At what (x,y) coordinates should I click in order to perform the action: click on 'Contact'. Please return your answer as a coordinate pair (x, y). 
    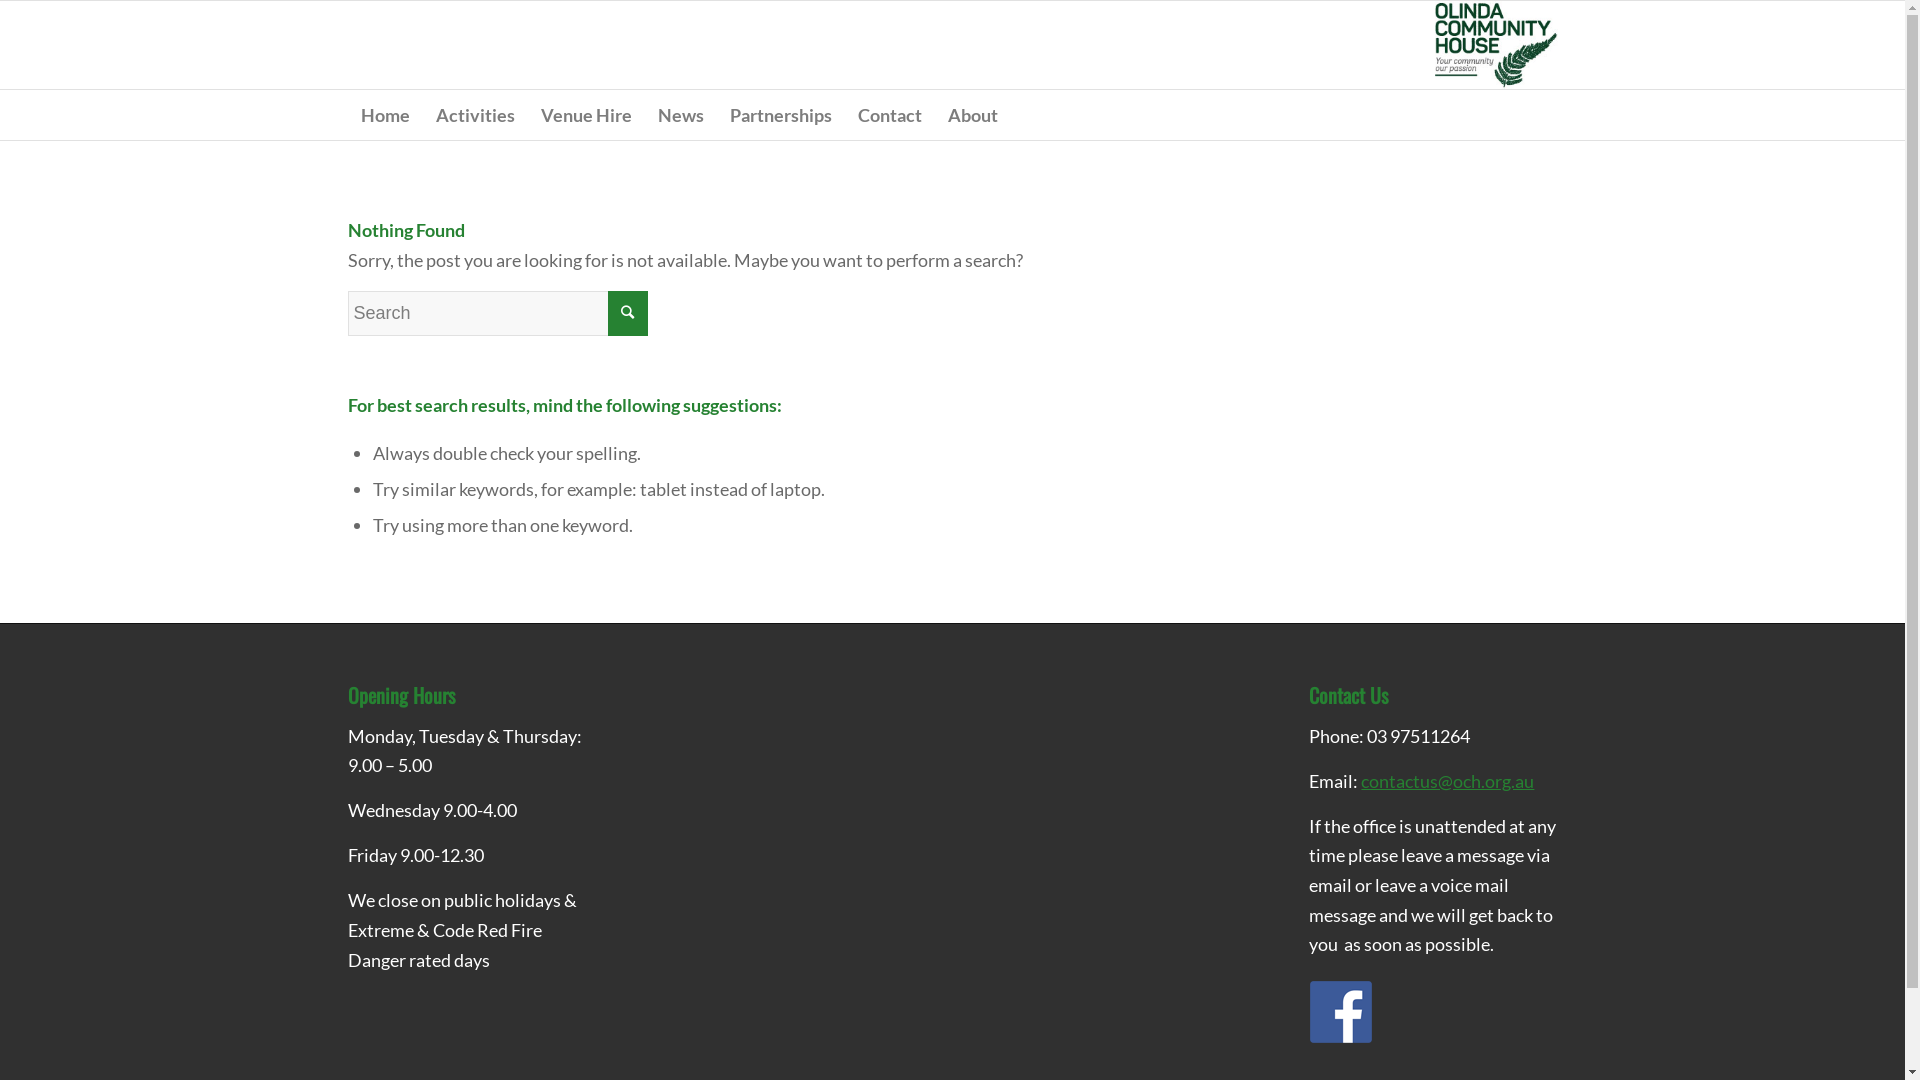
    Looking at the image, I should click on (887, 115).